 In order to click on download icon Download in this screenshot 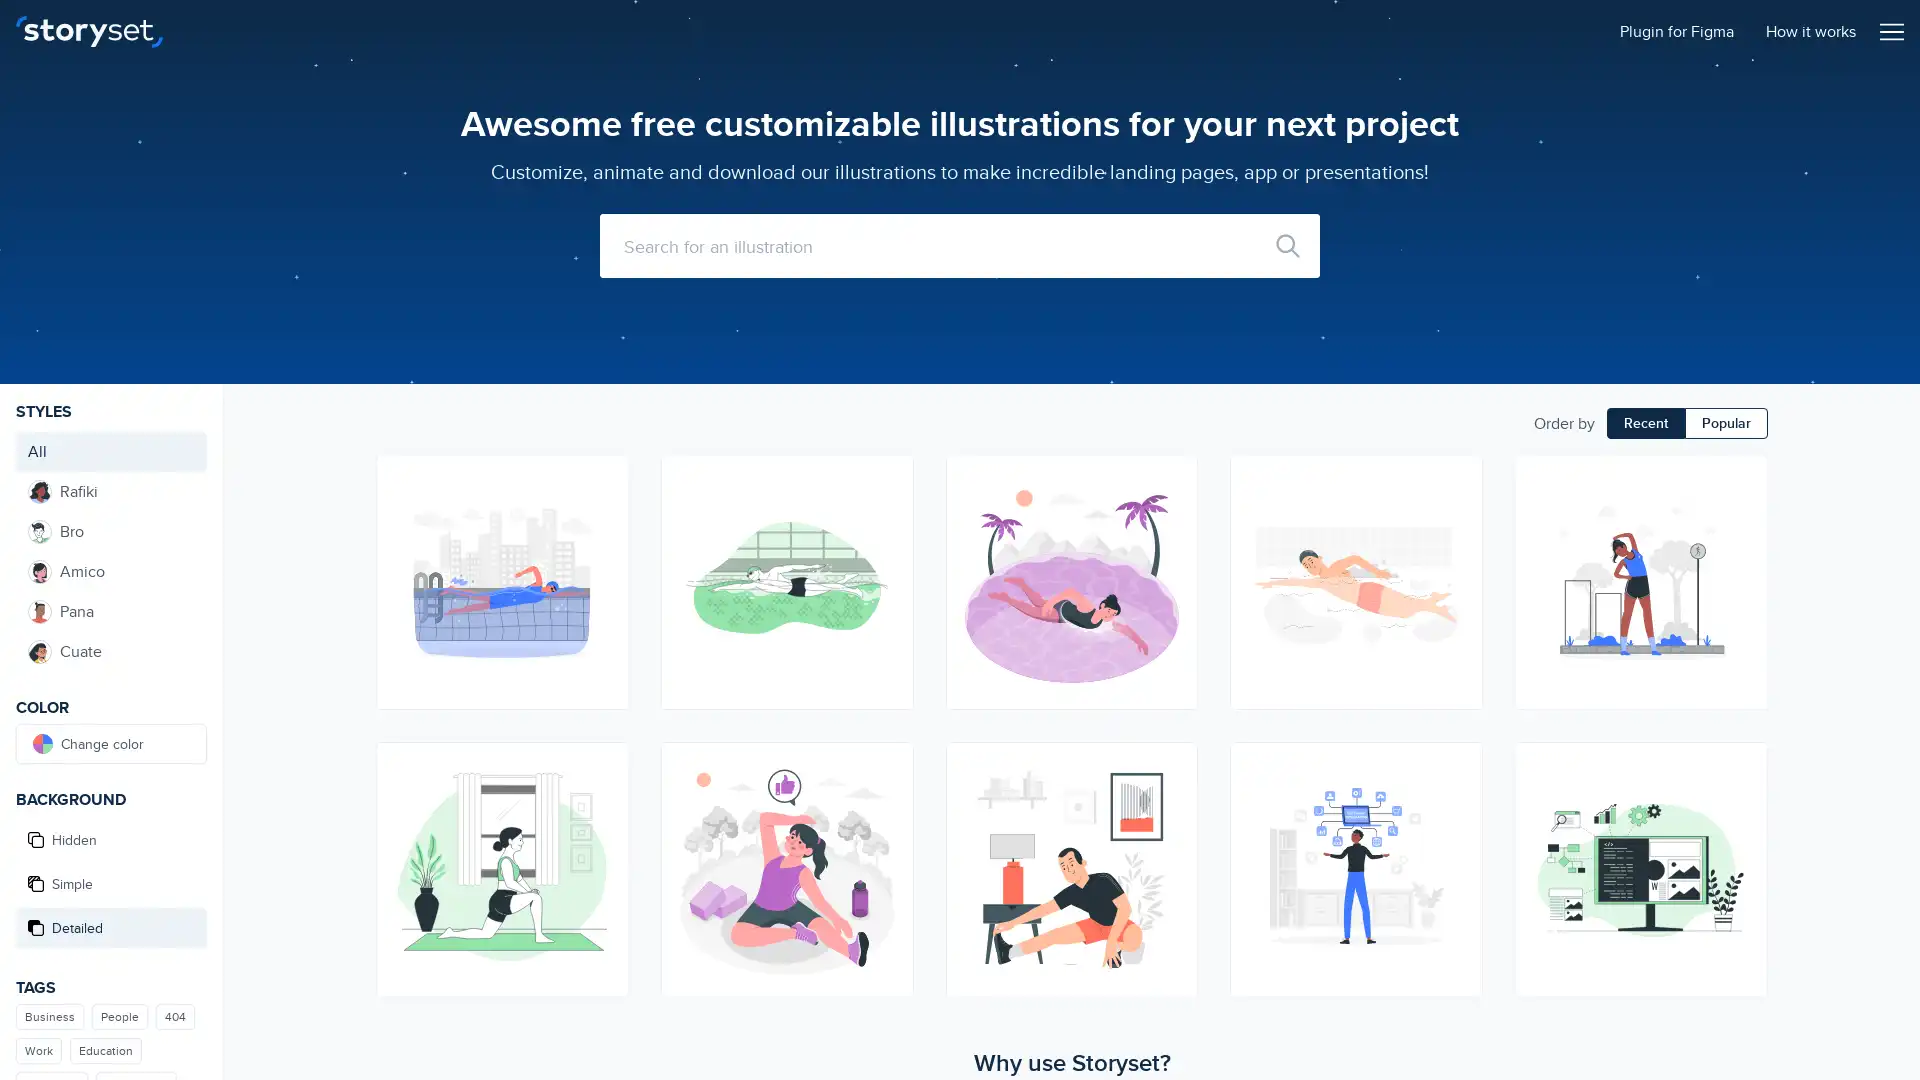, I will do `click(1172, 515)`.